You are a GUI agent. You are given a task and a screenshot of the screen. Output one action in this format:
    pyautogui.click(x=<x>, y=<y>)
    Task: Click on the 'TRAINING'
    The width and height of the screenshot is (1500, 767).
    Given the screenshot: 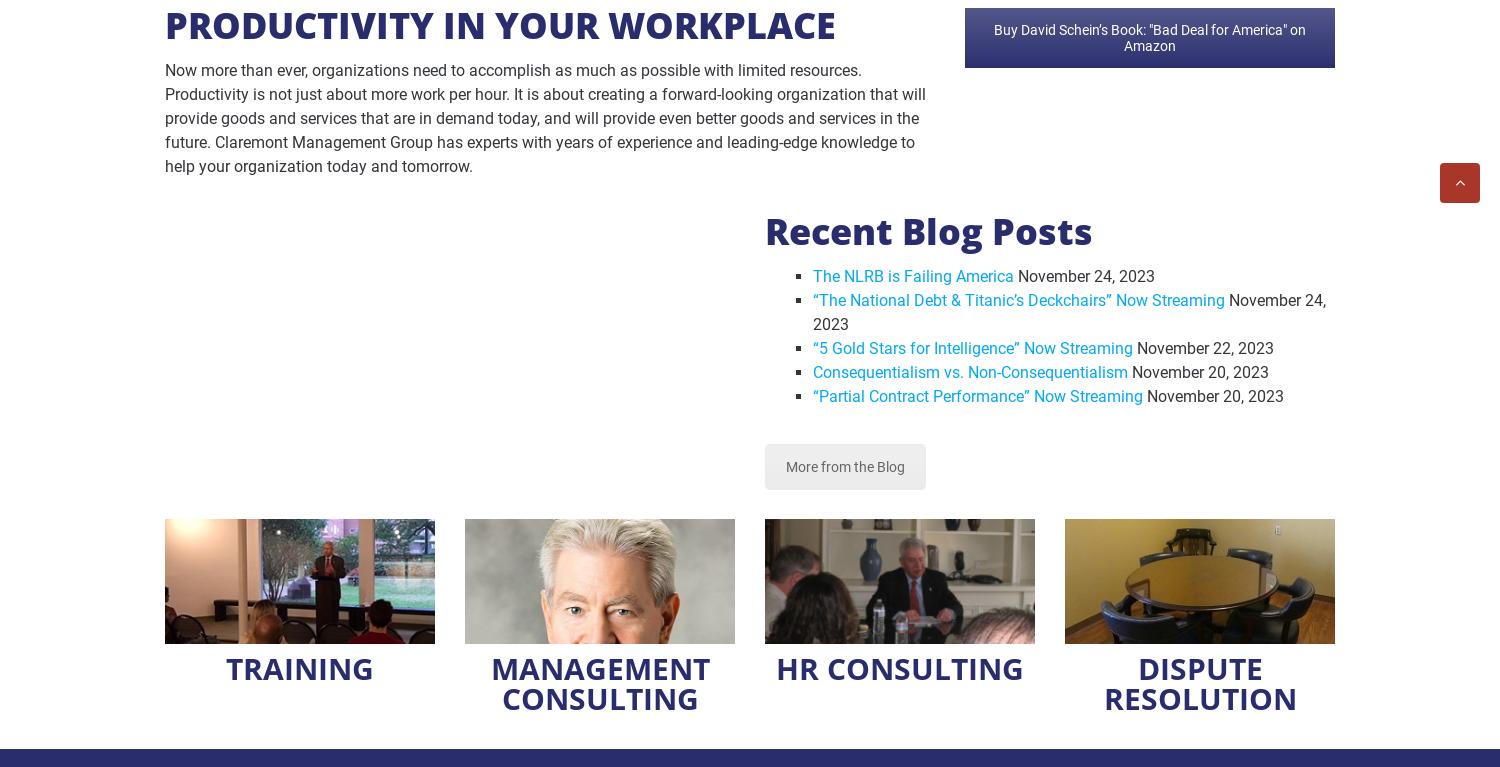 What is the action you would take?
    pyautogui.click(x=300, y=667)
    